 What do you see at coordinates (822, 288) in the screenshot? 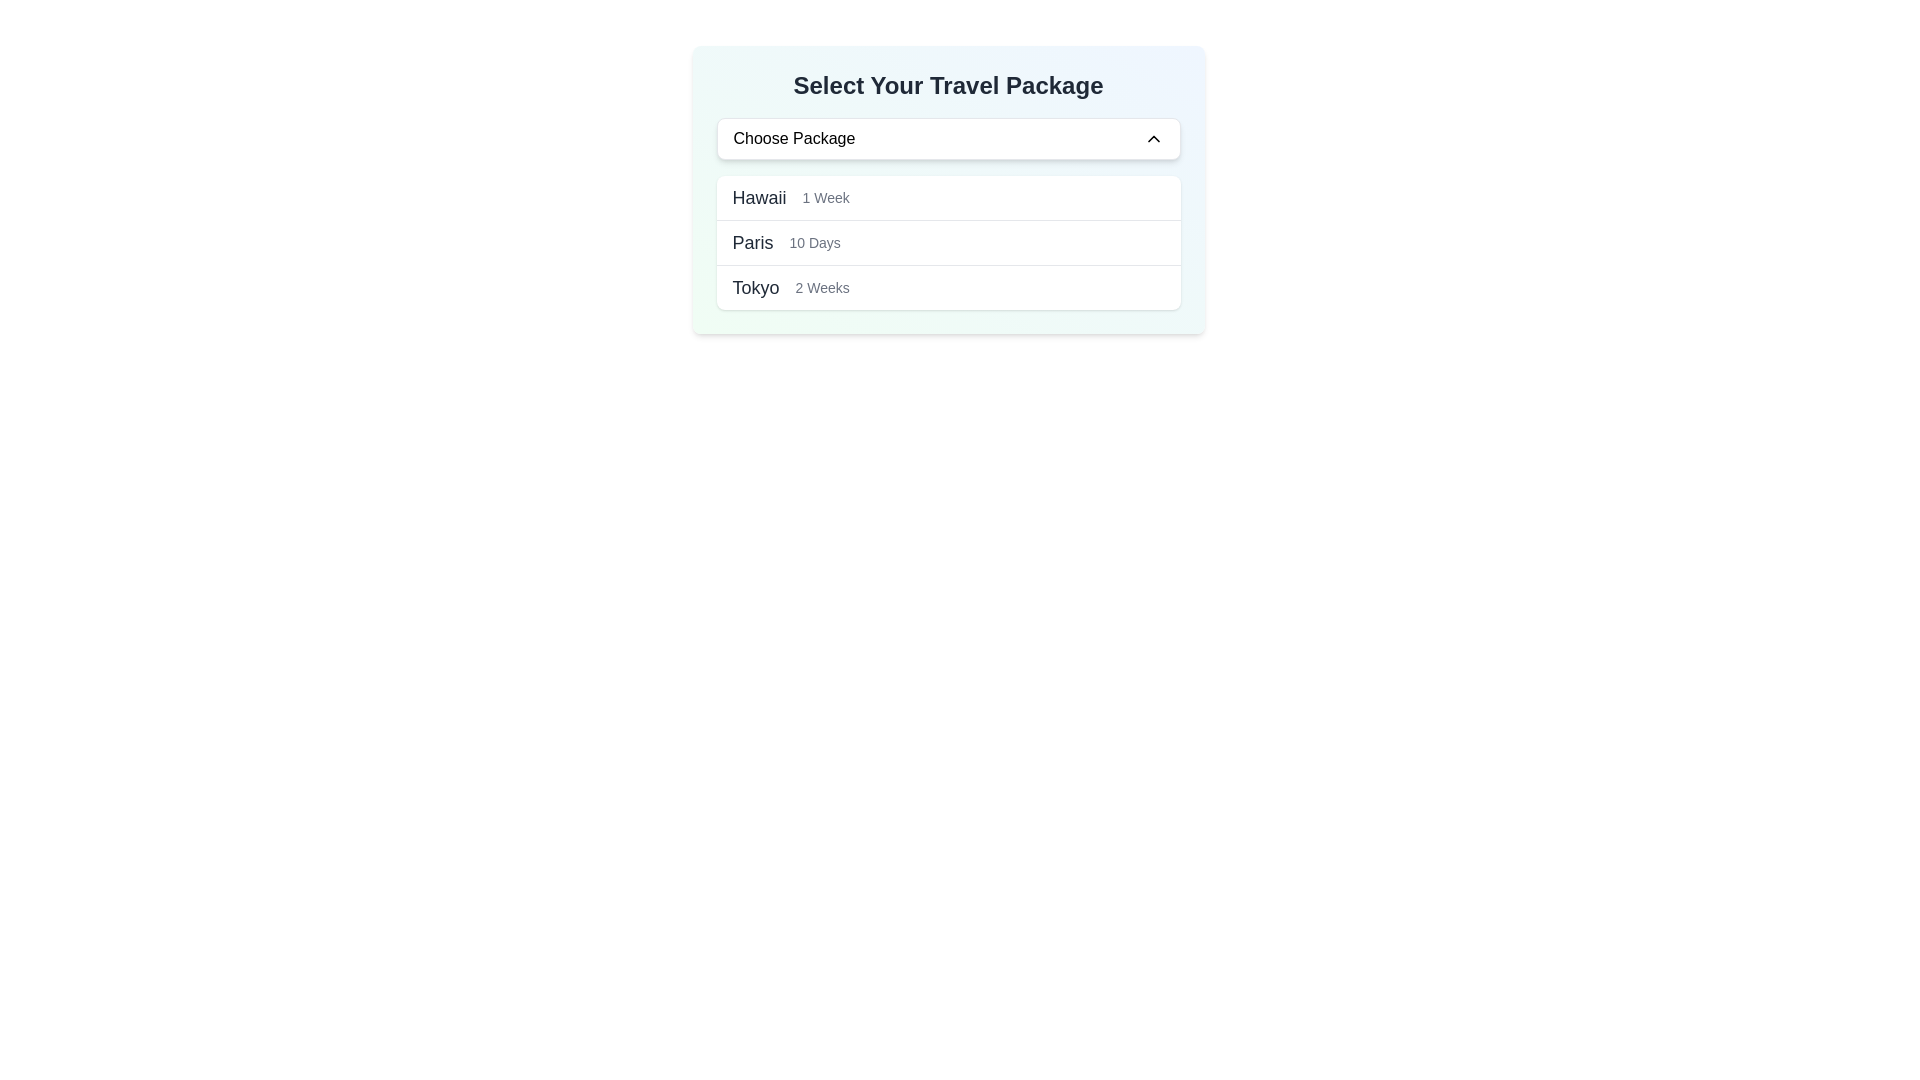
I see `the Text label displaying '2 Weeks', which is positioned to the right of the 'Tokyo' travel package entry, indicating it as secondary descriptive content` at bounding box center [822, 288].